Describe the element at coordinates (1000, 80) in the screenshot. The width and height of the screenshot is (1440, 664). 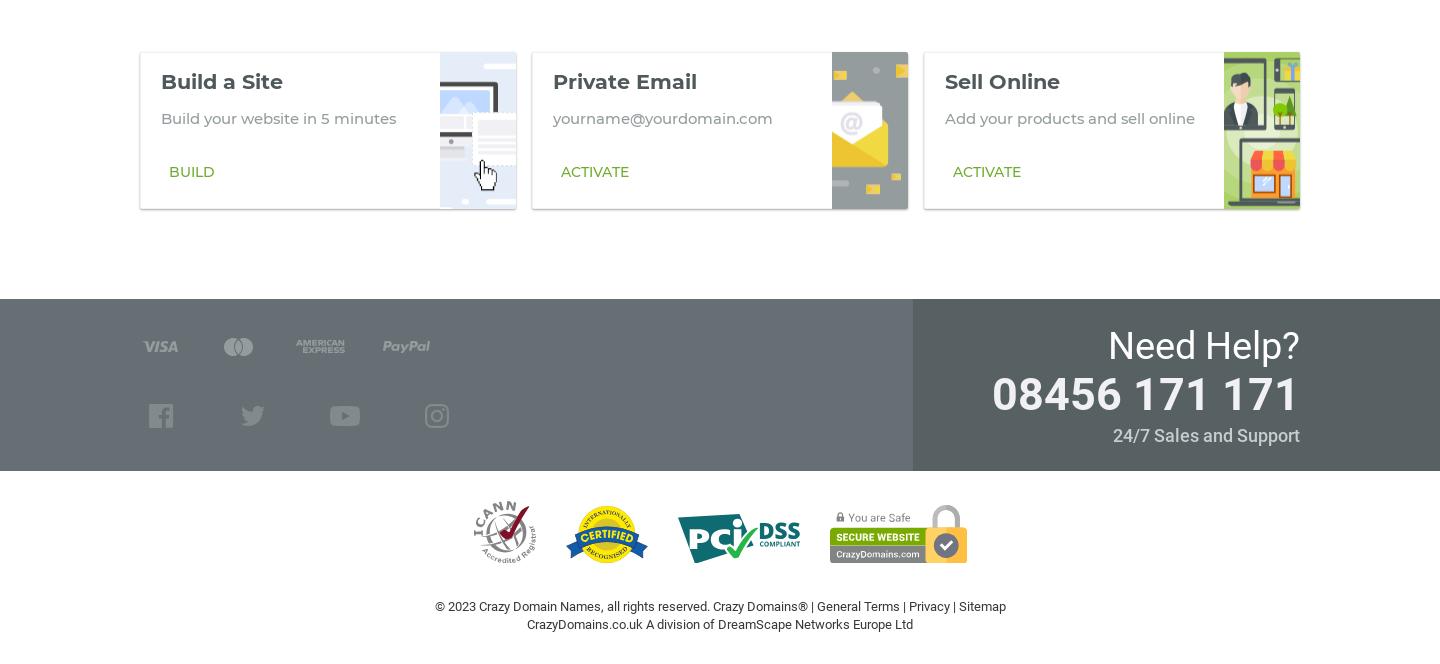
I see `'Sell Online'` at that location.